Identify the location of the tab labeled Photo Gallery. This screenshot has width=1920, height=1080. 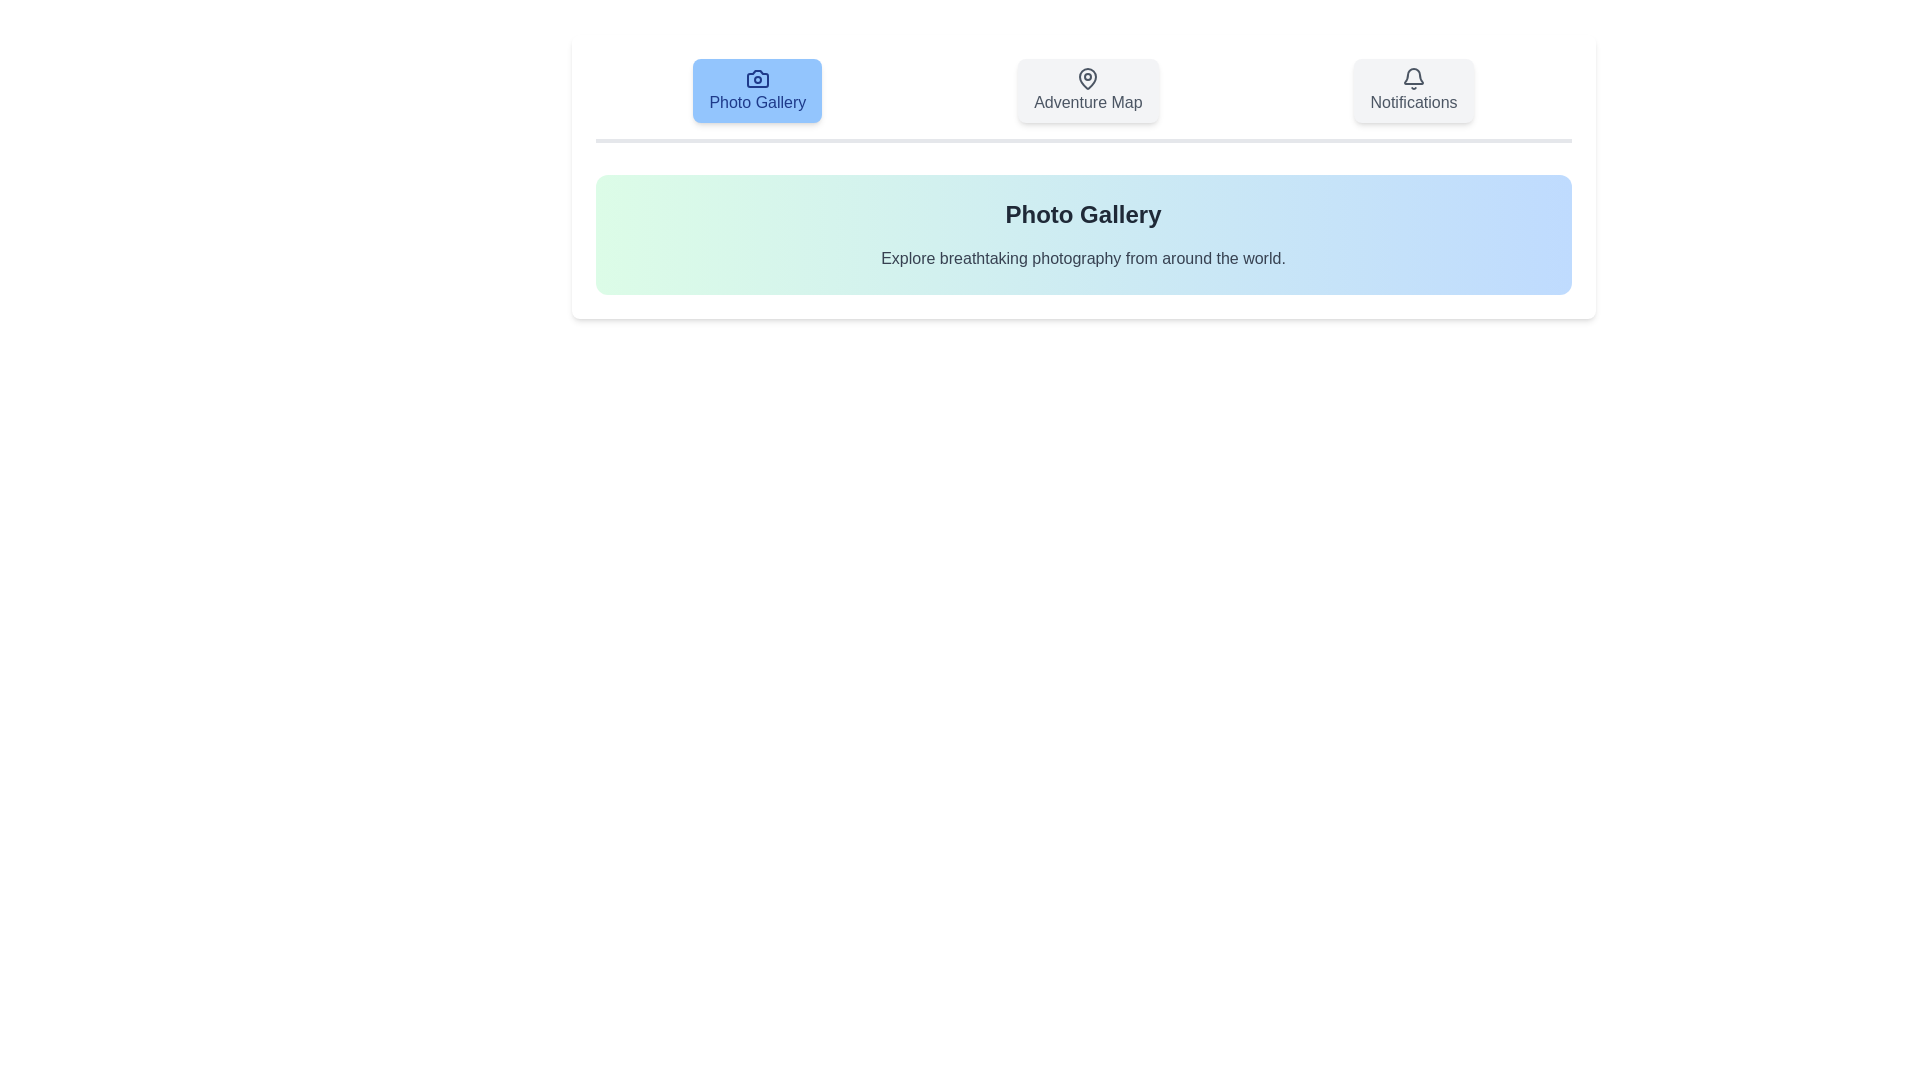
(756, 91).